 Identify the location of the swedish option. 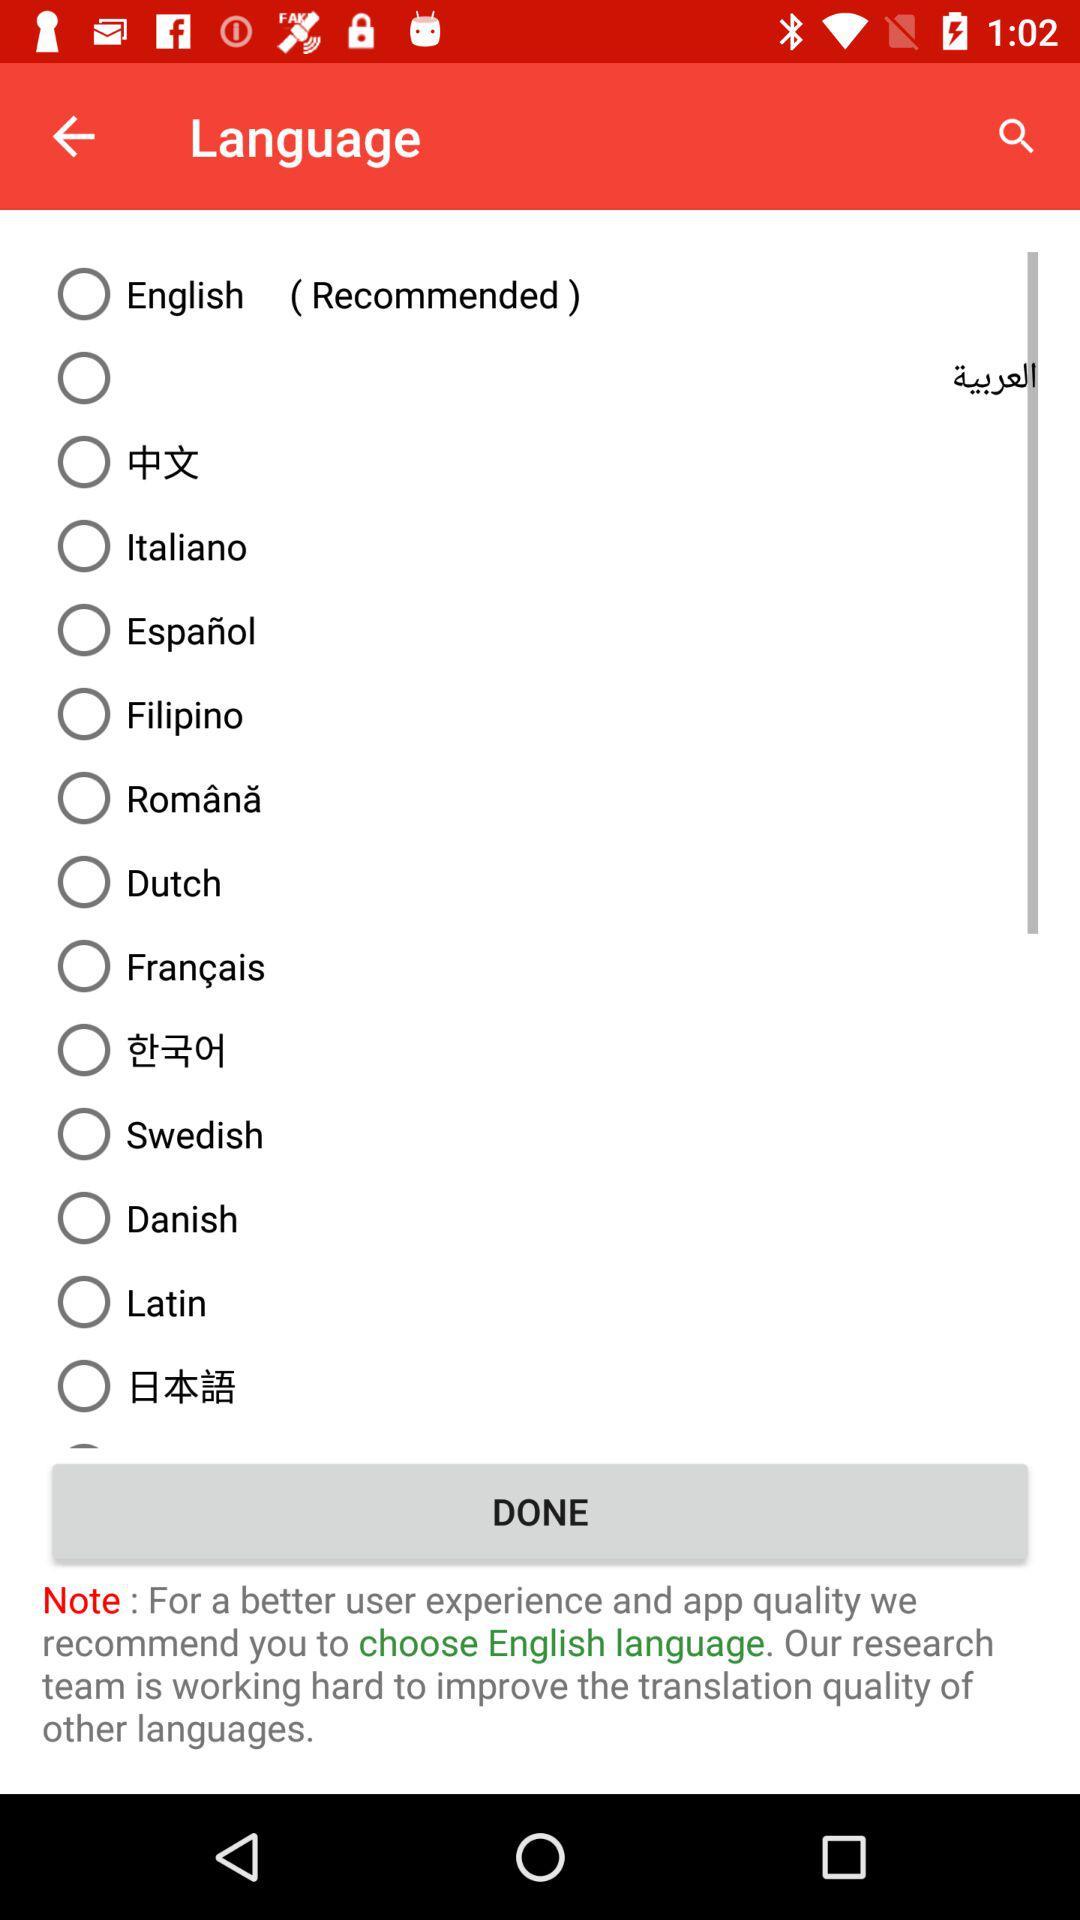
(540, 1133).